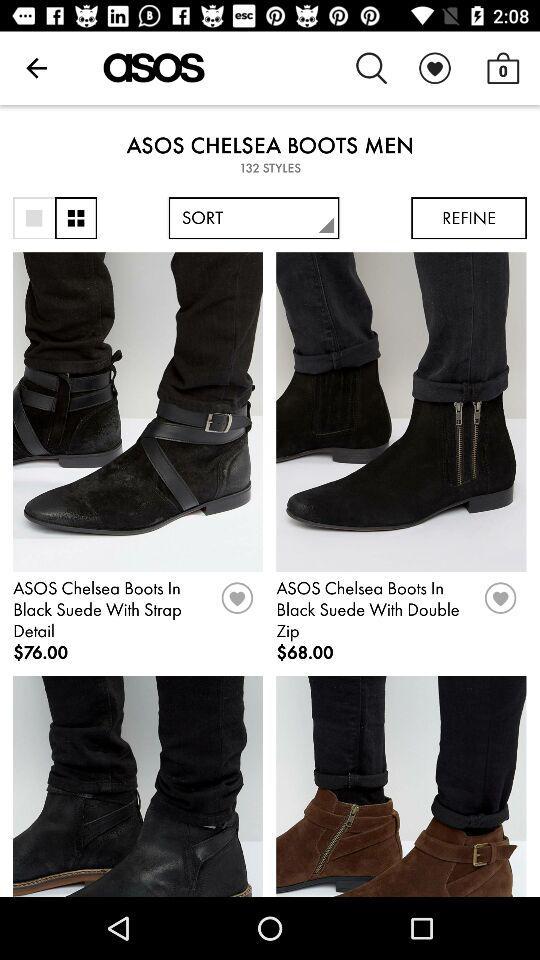  What do you see at coordinates (434, 68) in the screenshot?
I see `item to the left of the 0 item` at bounding box center [434, 68].